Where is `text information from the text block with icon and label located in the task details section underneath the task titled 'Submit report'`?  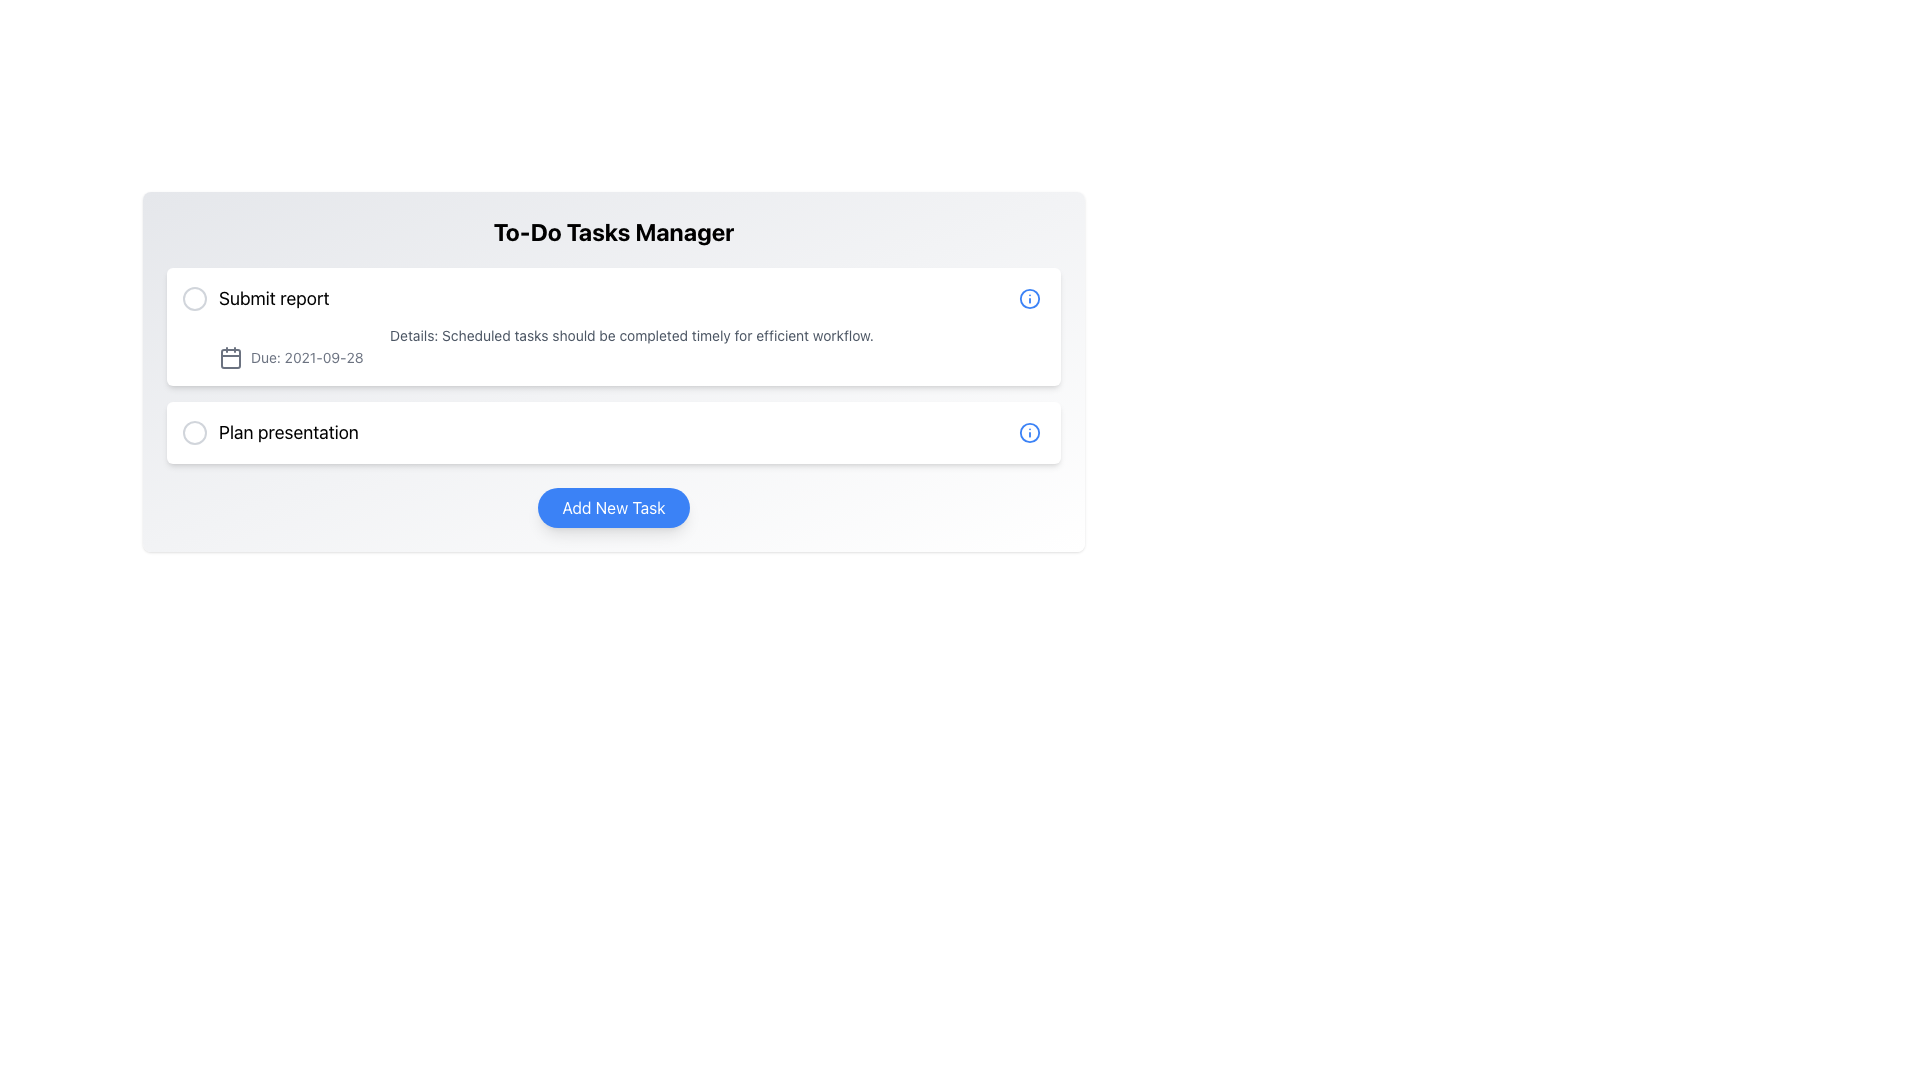
text information from the text block with icon and label located in the task details section underneath the task titled 'Submit report' is located at coordinates (613, 346).